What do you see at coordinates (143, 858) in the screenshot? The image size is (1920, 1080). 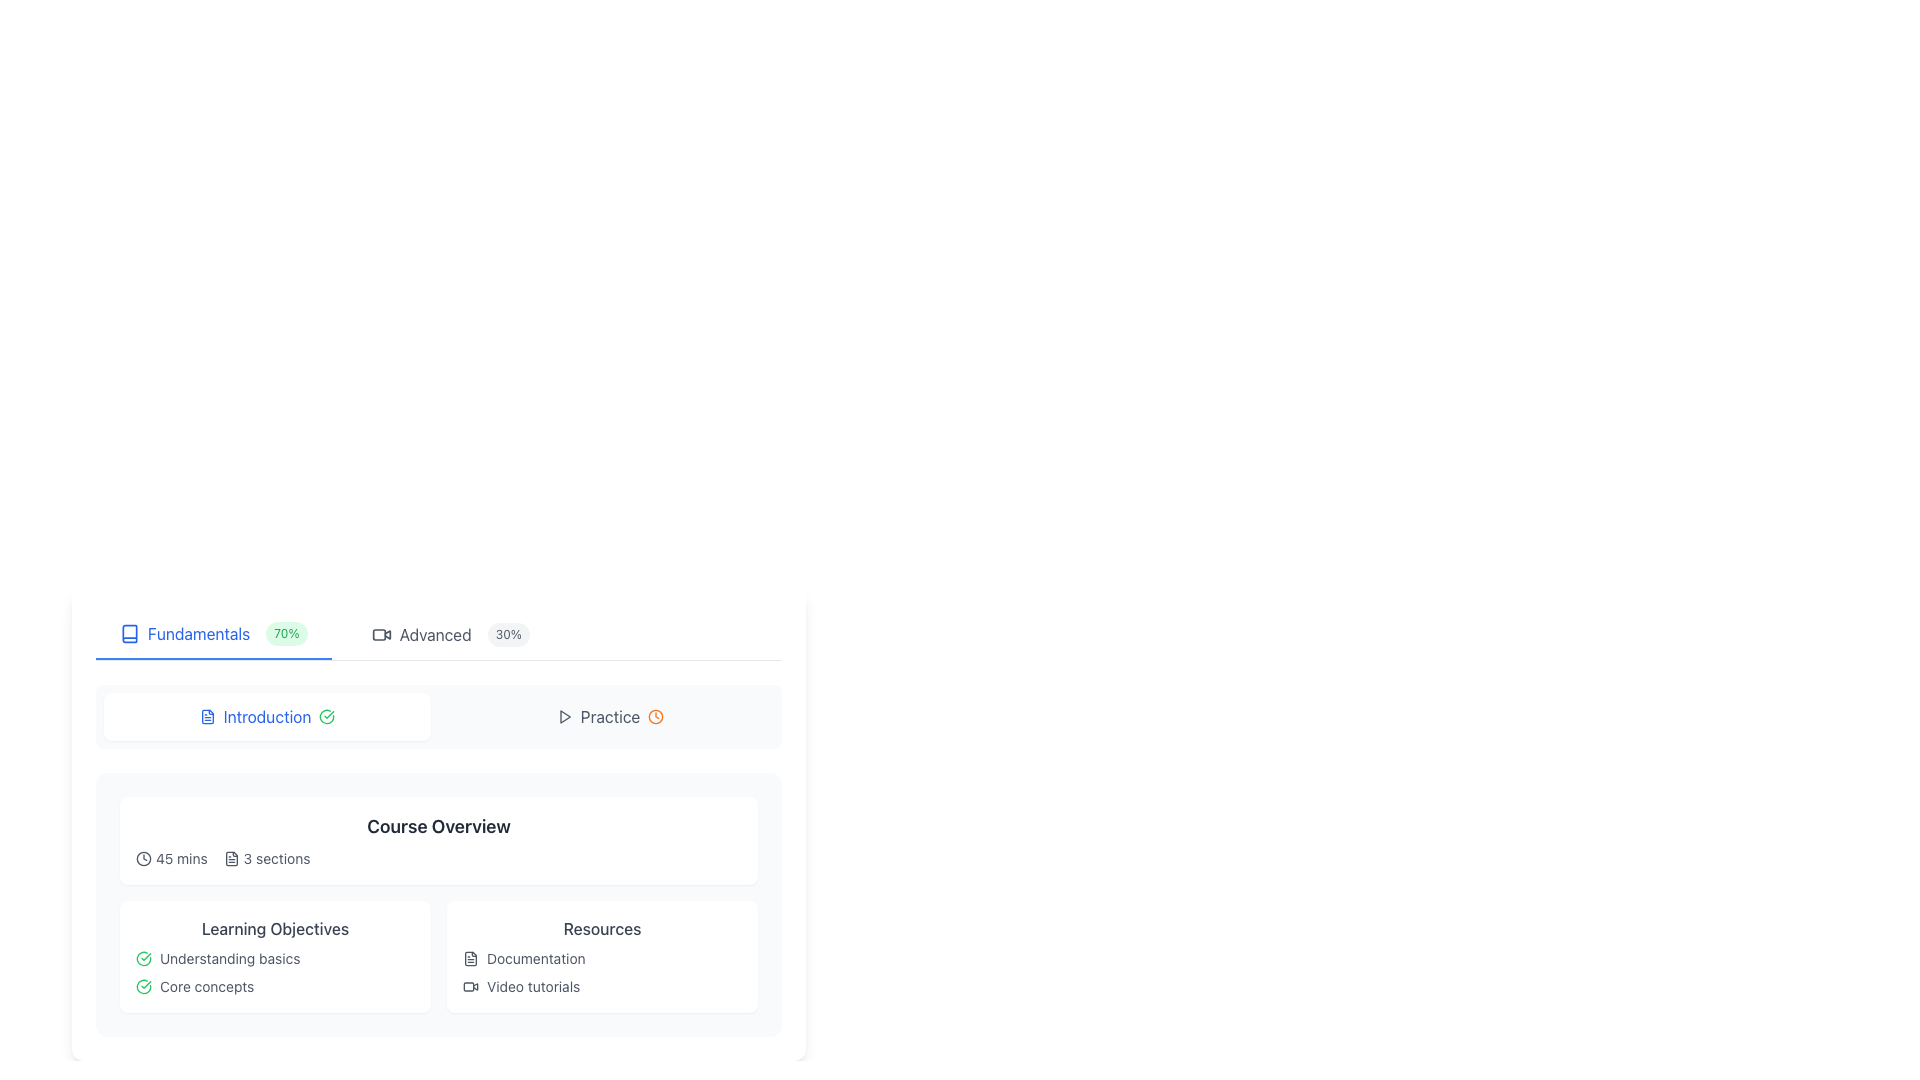 I see `the clock icon, which is visually represented as a circular outline with hands indicating time, located to the left of the text '45 mins'` at bounding box center [143, 858].